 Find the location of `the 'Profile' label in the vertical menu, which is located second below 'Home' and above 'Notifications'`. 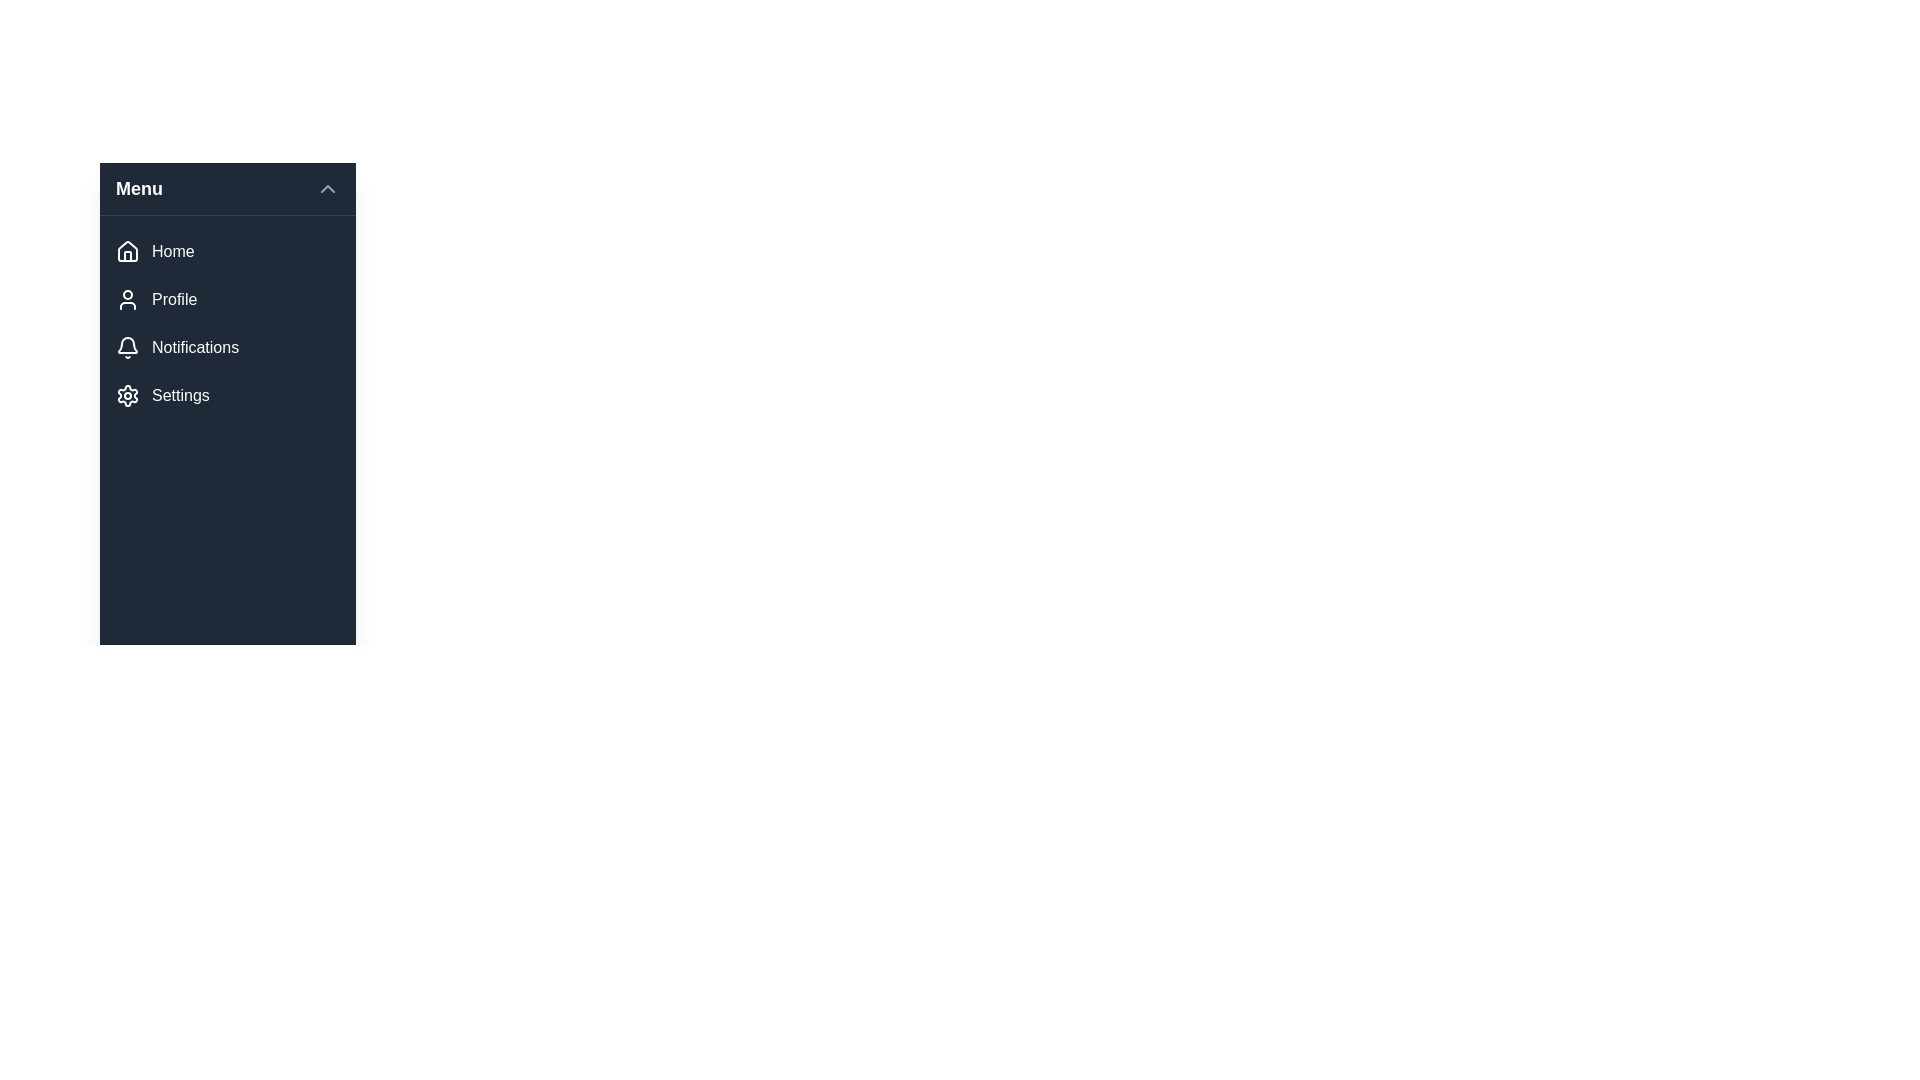

the 'Profile' label in the vertical menu, which is located second below 'Home' and above 'Notifications' is located at coordinates (174, 300).